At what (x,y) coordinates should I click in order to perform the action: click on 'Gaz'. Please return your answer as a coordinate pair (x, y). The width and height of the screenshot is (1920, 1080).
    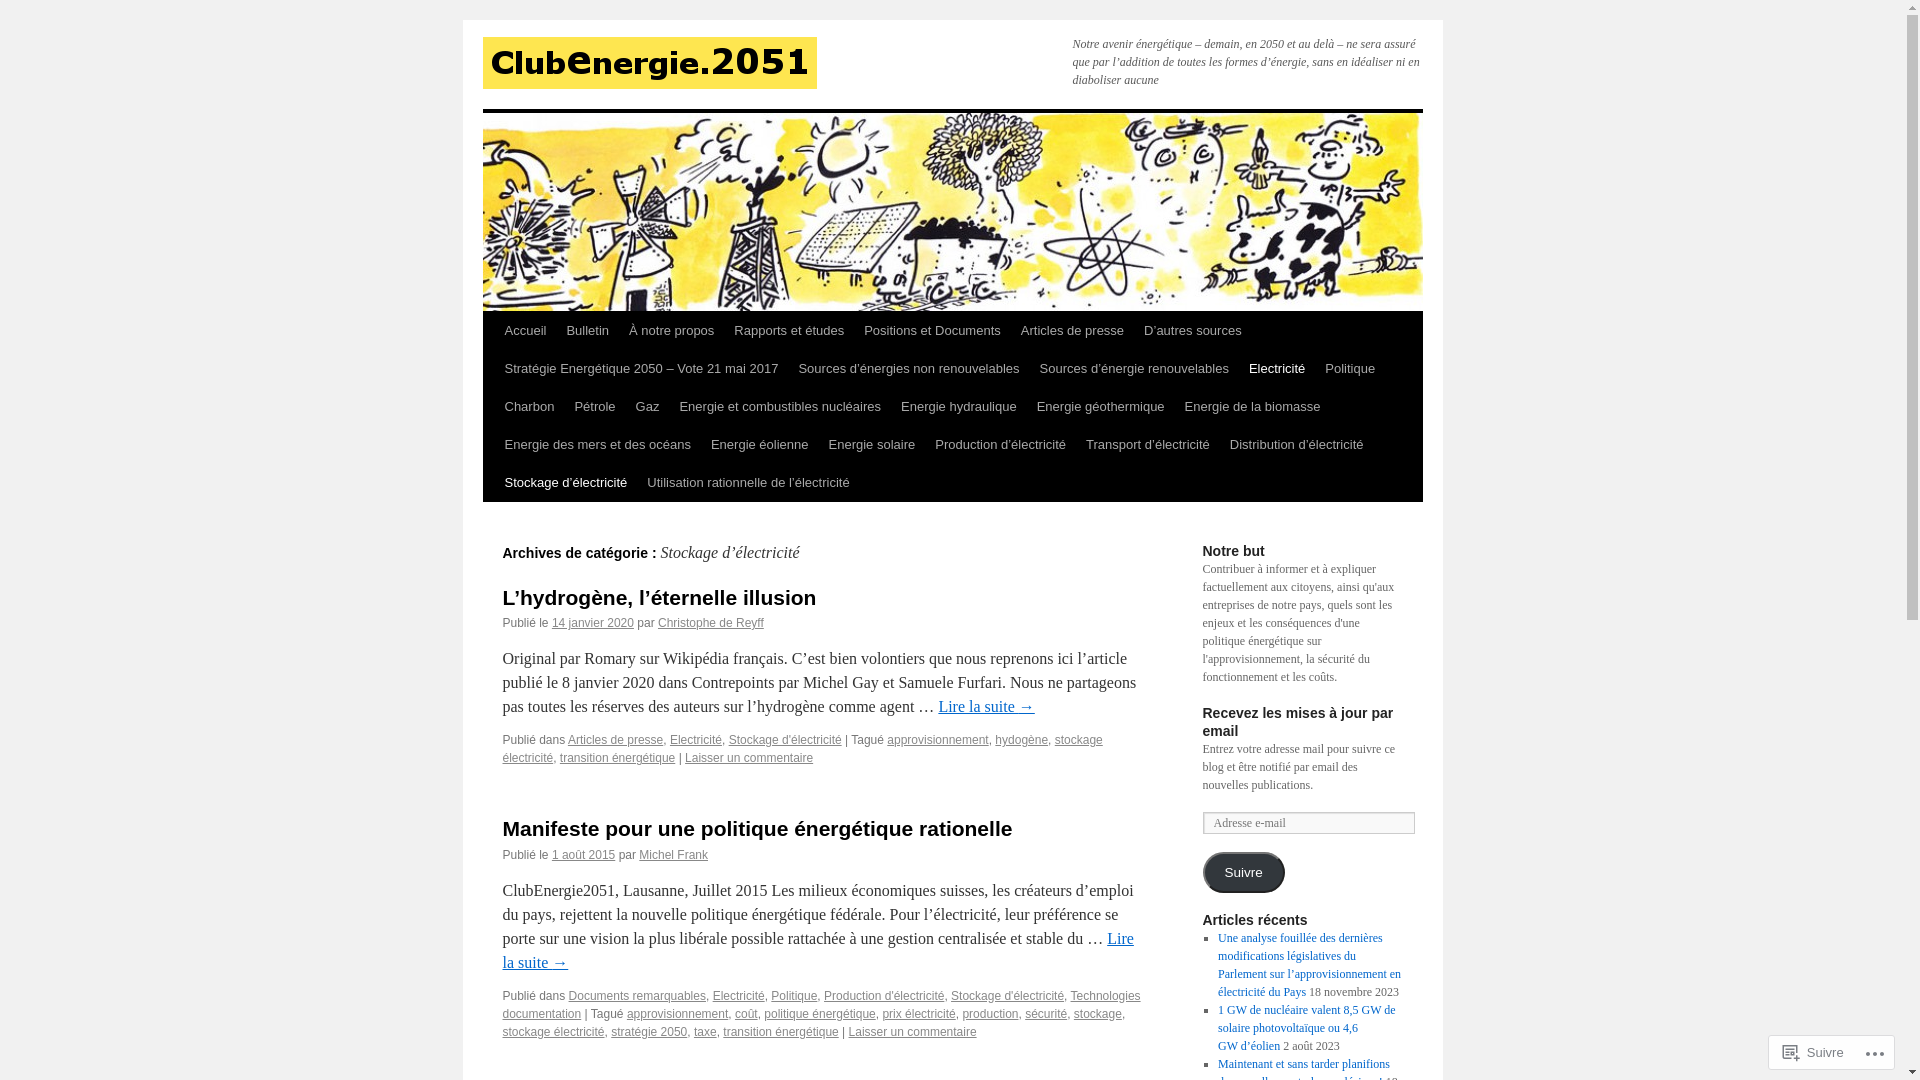
    Looking at the image, I should click on (648, 406).